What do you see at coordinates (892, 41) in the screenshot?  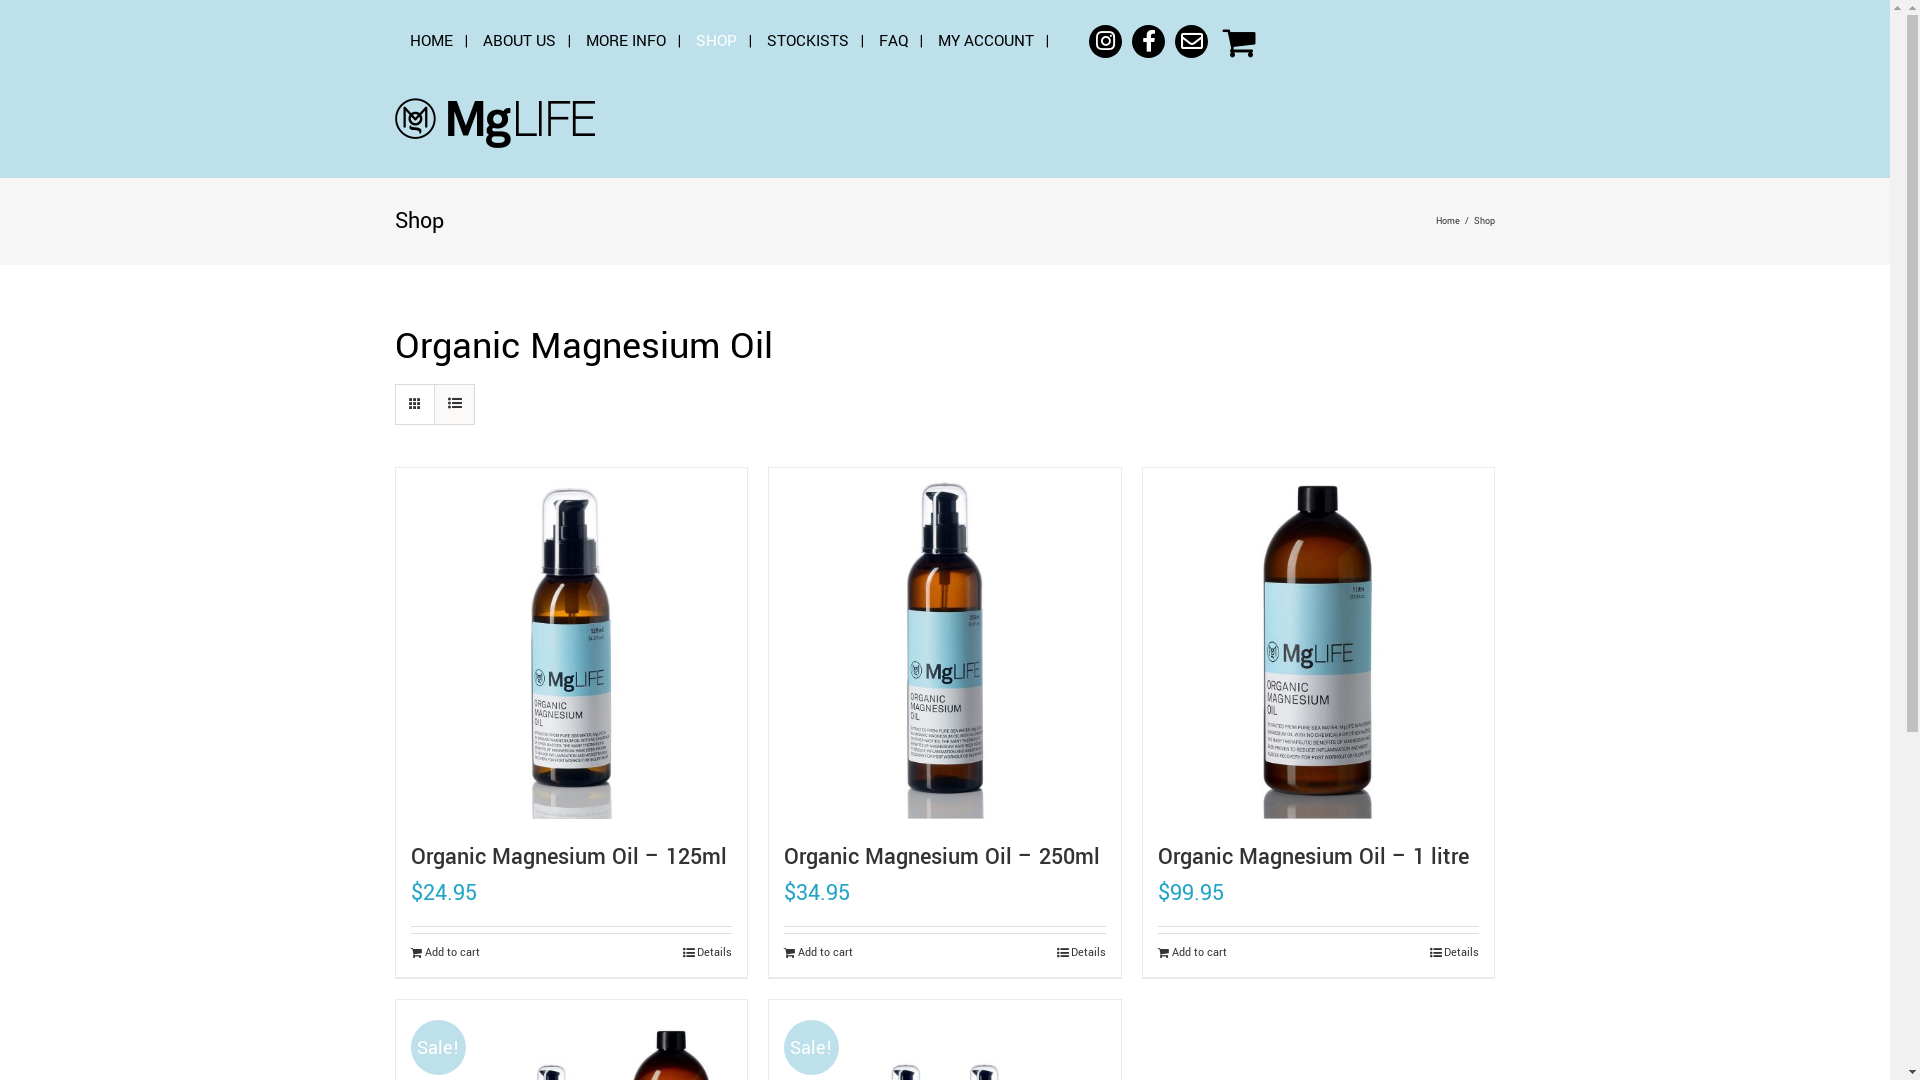 I see `'FAQ'` at bounding box center [892, 41].